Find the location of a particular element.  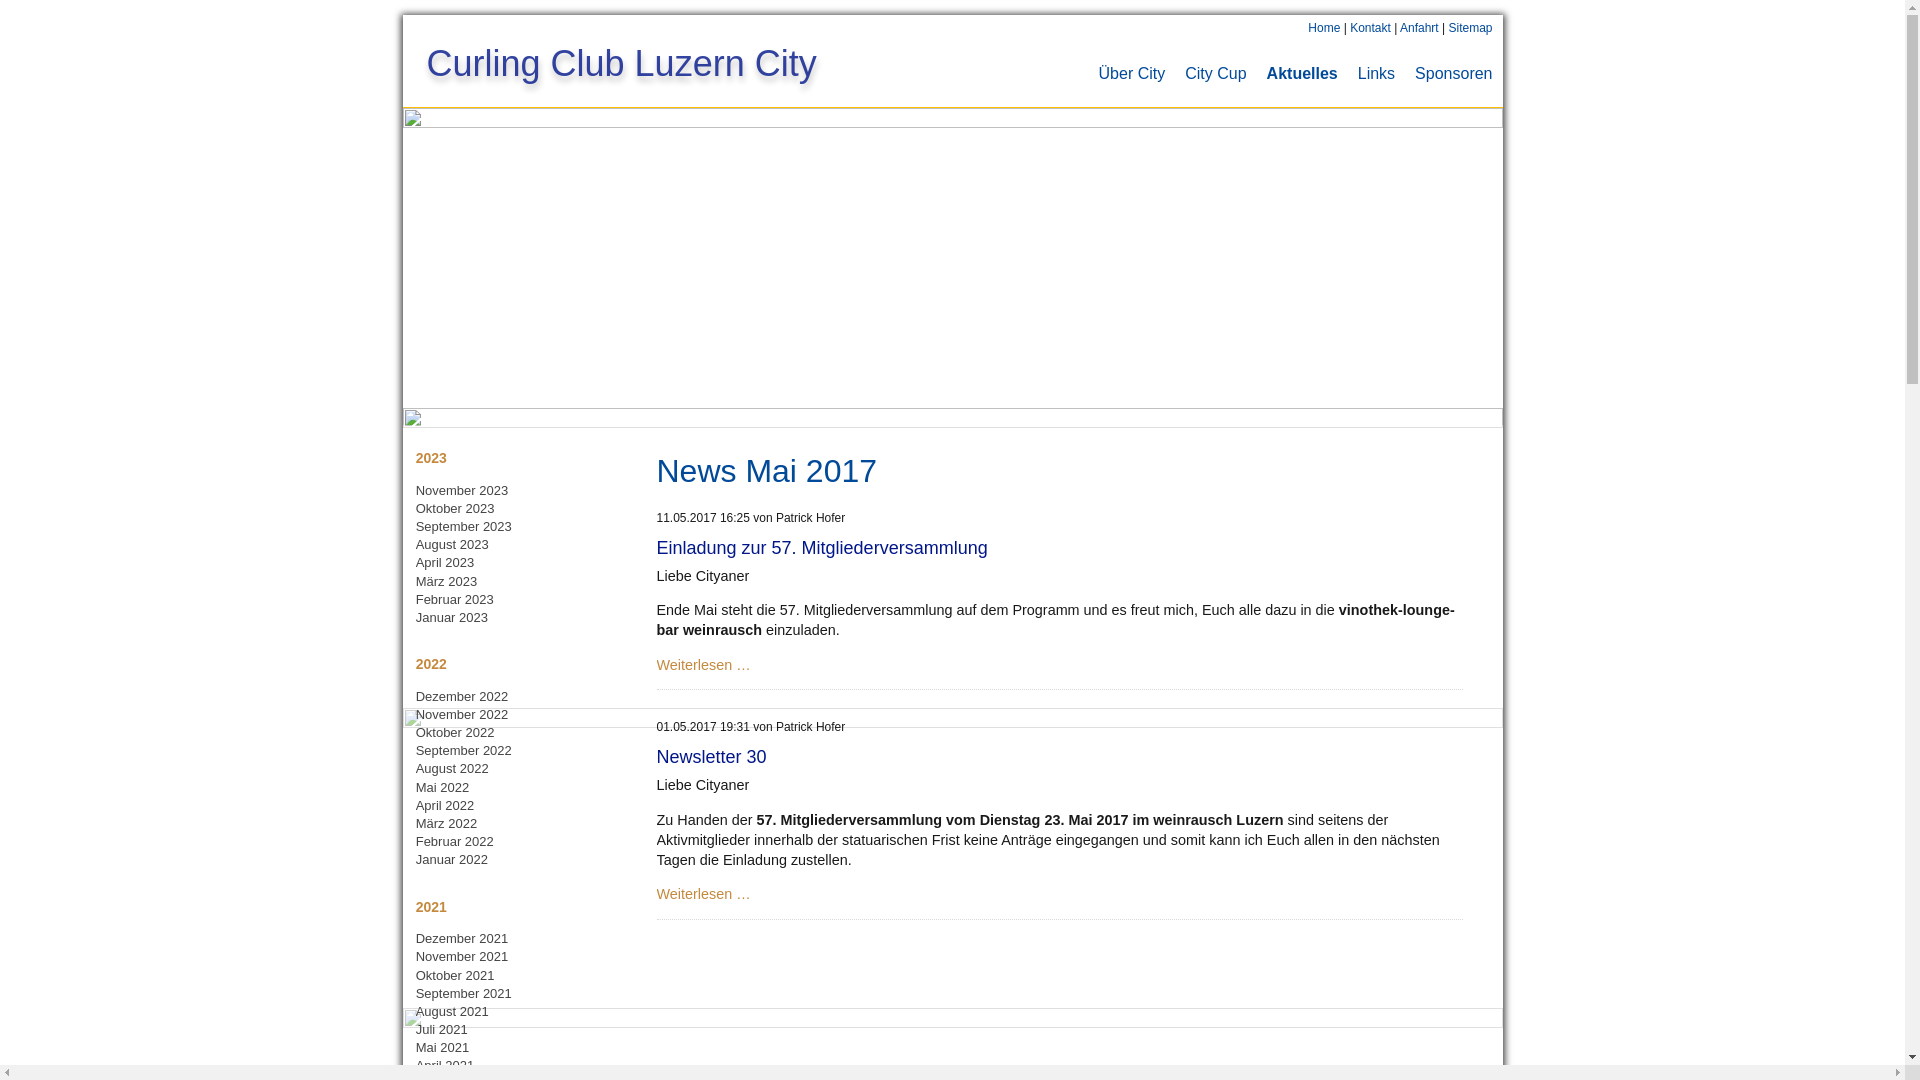

'November 2023' is located at coordinates (461, 490).